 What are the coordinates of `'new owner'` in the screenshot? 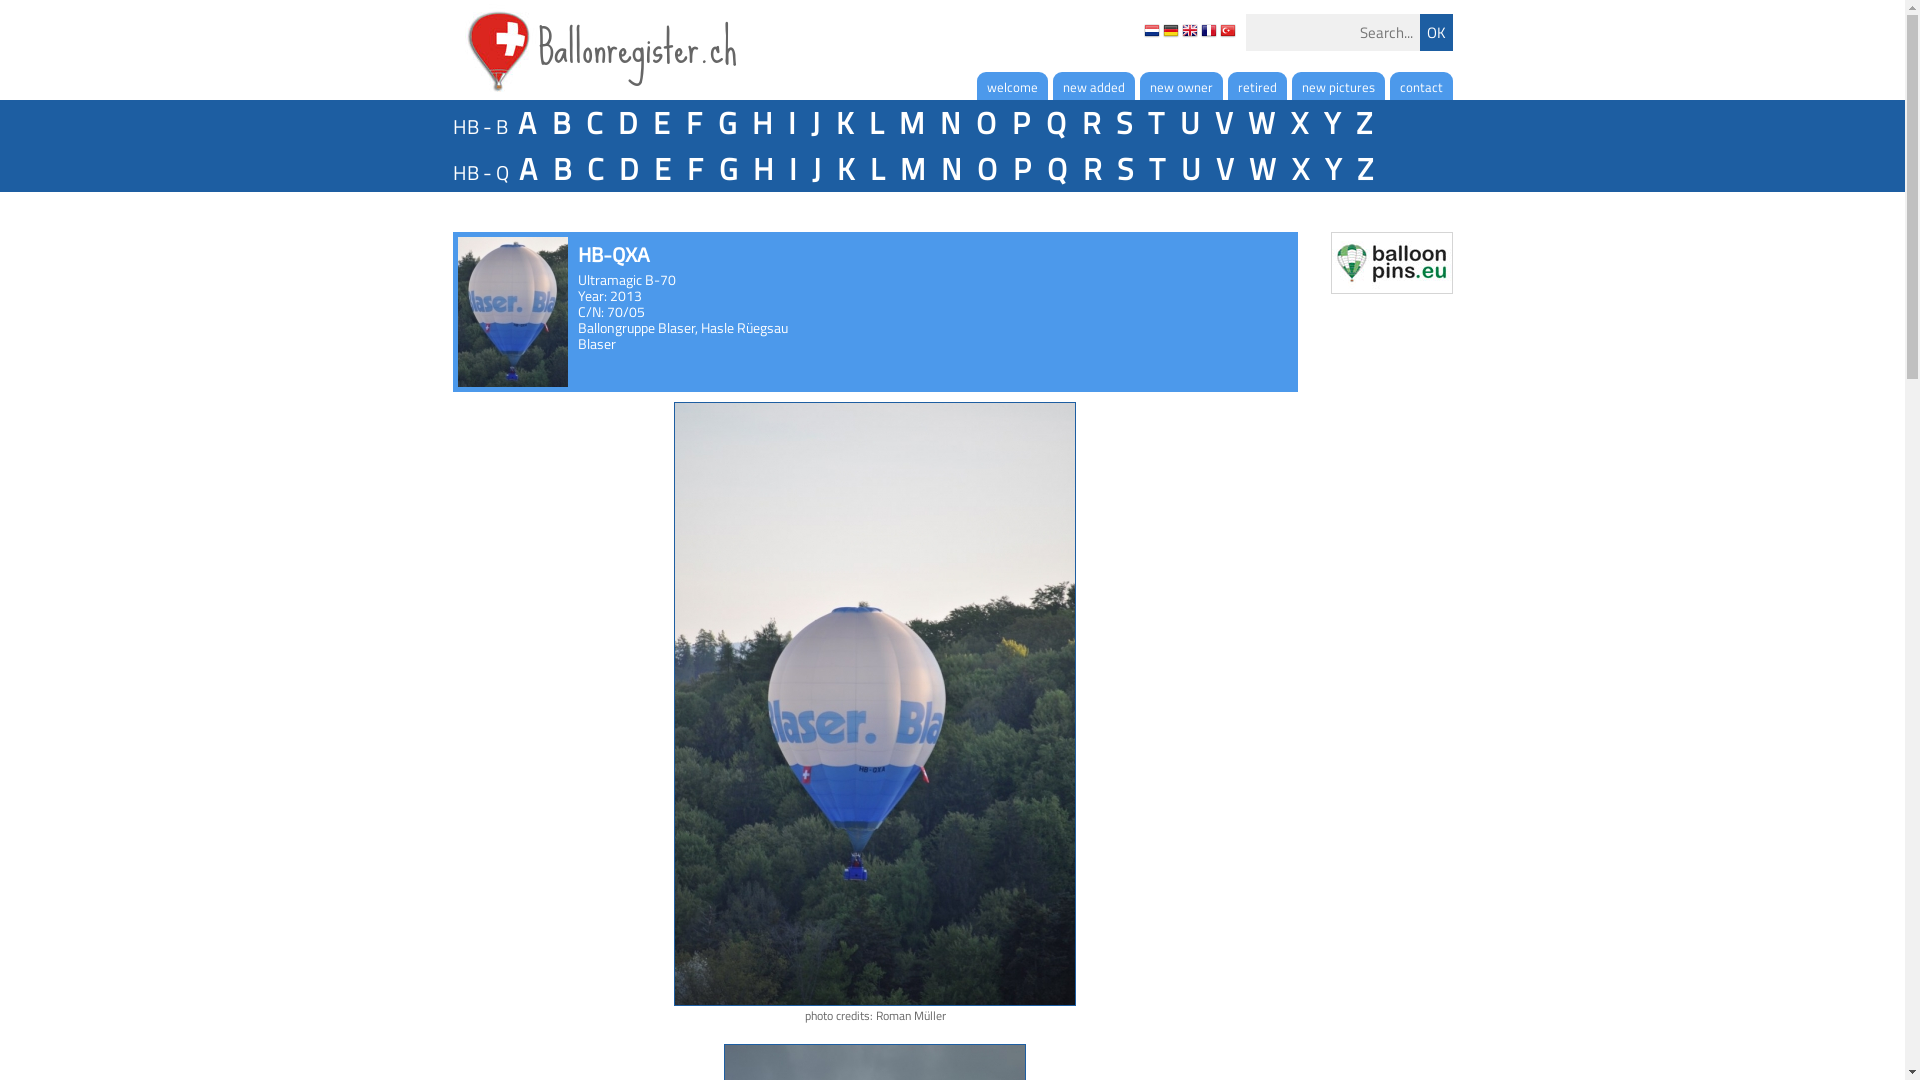 It's located at (1181, 84).